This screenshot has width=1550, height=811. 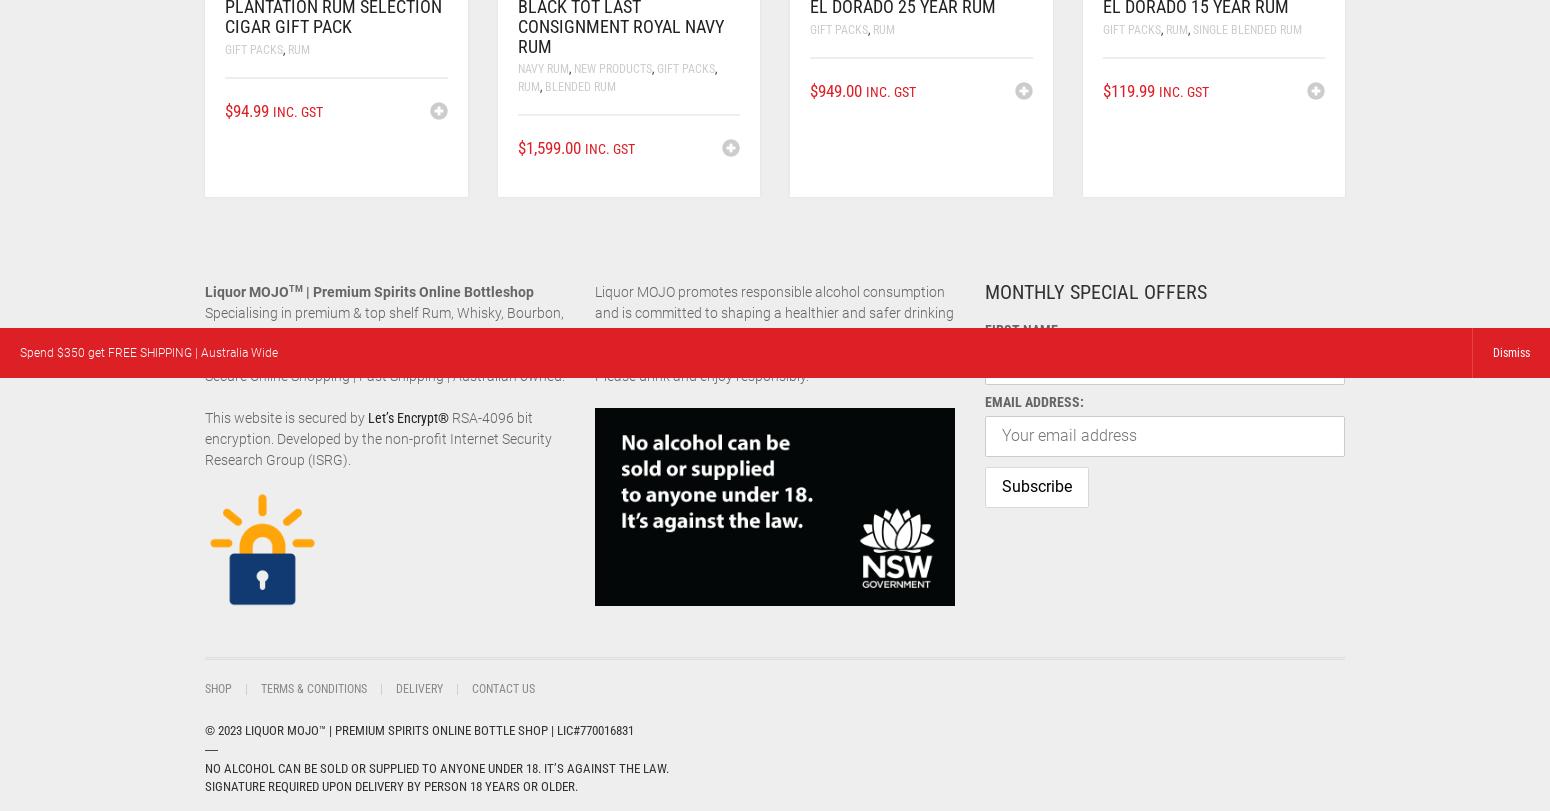 What do you see at coordinates (436, 766) in the screenshot?
I see `'No Alcohol can be sold or supplied to anyone under
18. It’s against the law.'` at bounding box center [436, 766].